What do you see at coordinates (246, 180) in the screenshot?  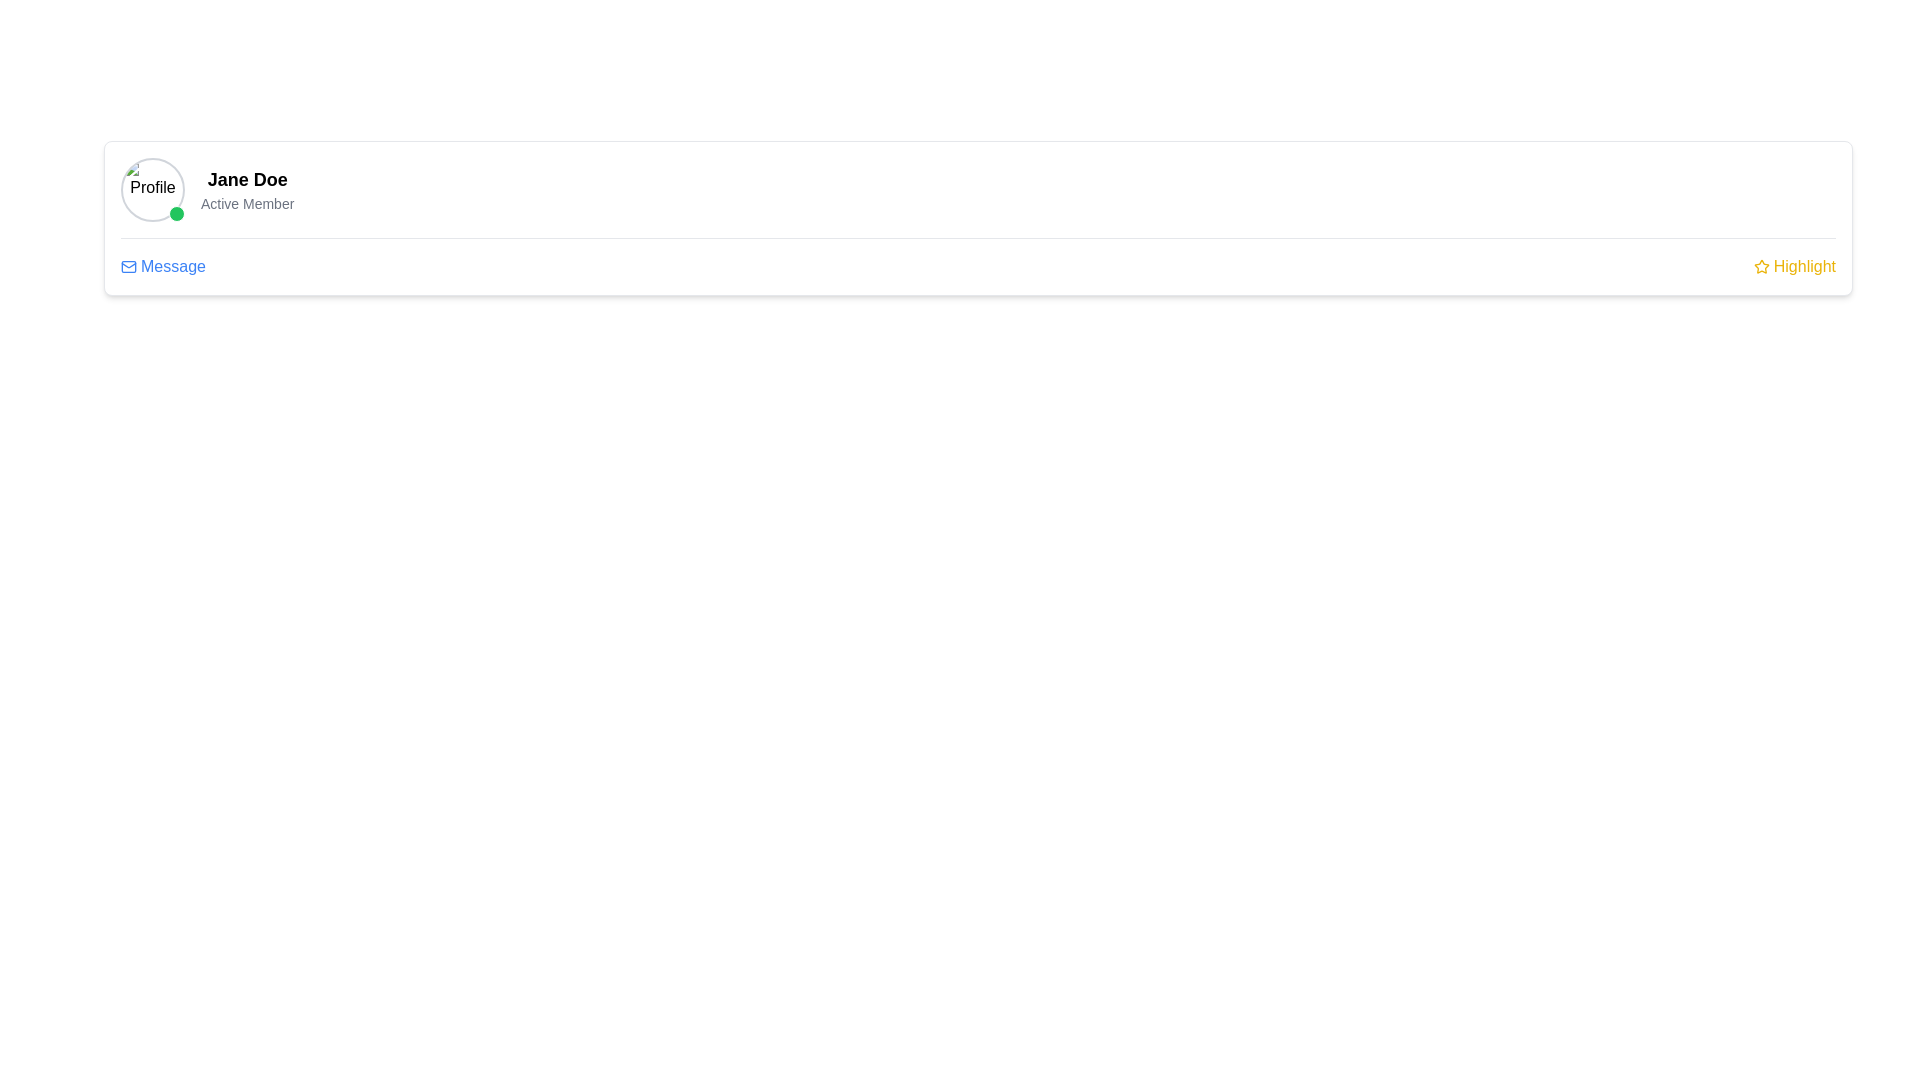 I see `the text label displaying 'Jane Doe', which is bold and large, positioned above 'Active Member' and to the right of the profile icon` at bounding box center [246, 180].